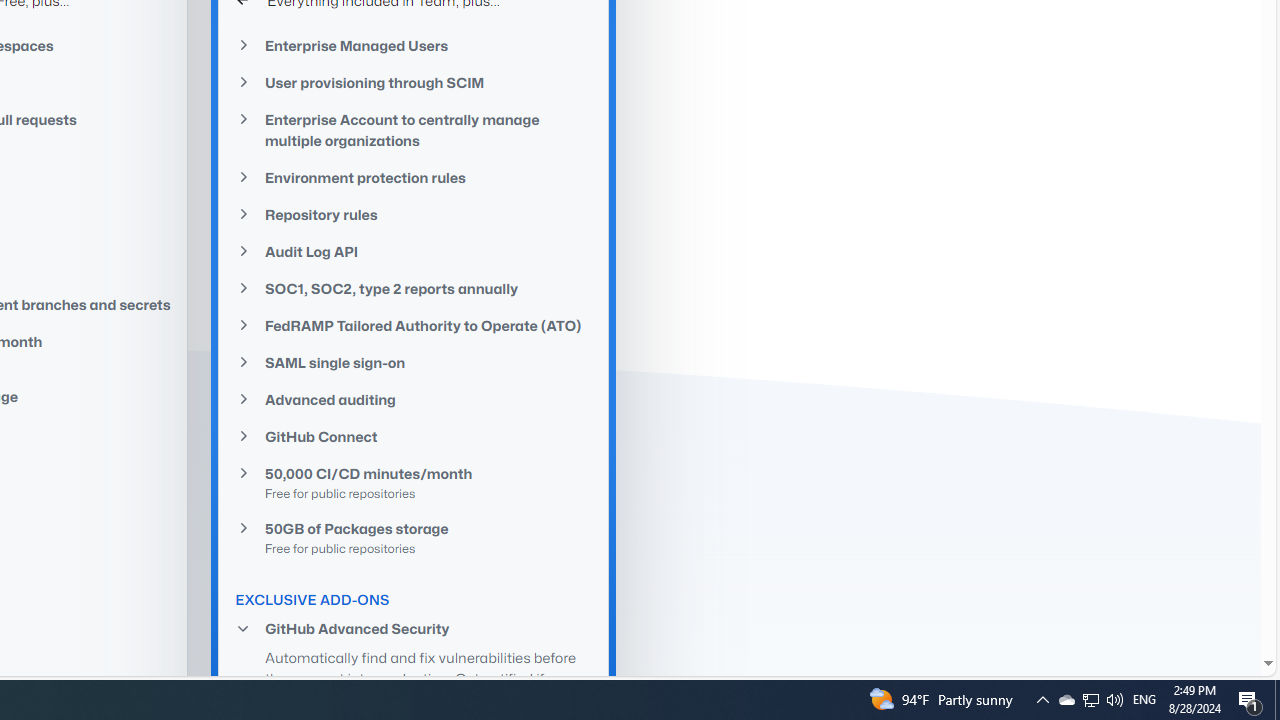 This screenshot has width=1280, height=720. What do you see at coordinates (413, 536) in the screenshot?
I see `'50GB of Packages storageFree for public repositories'` at bounding box center [413, 536].